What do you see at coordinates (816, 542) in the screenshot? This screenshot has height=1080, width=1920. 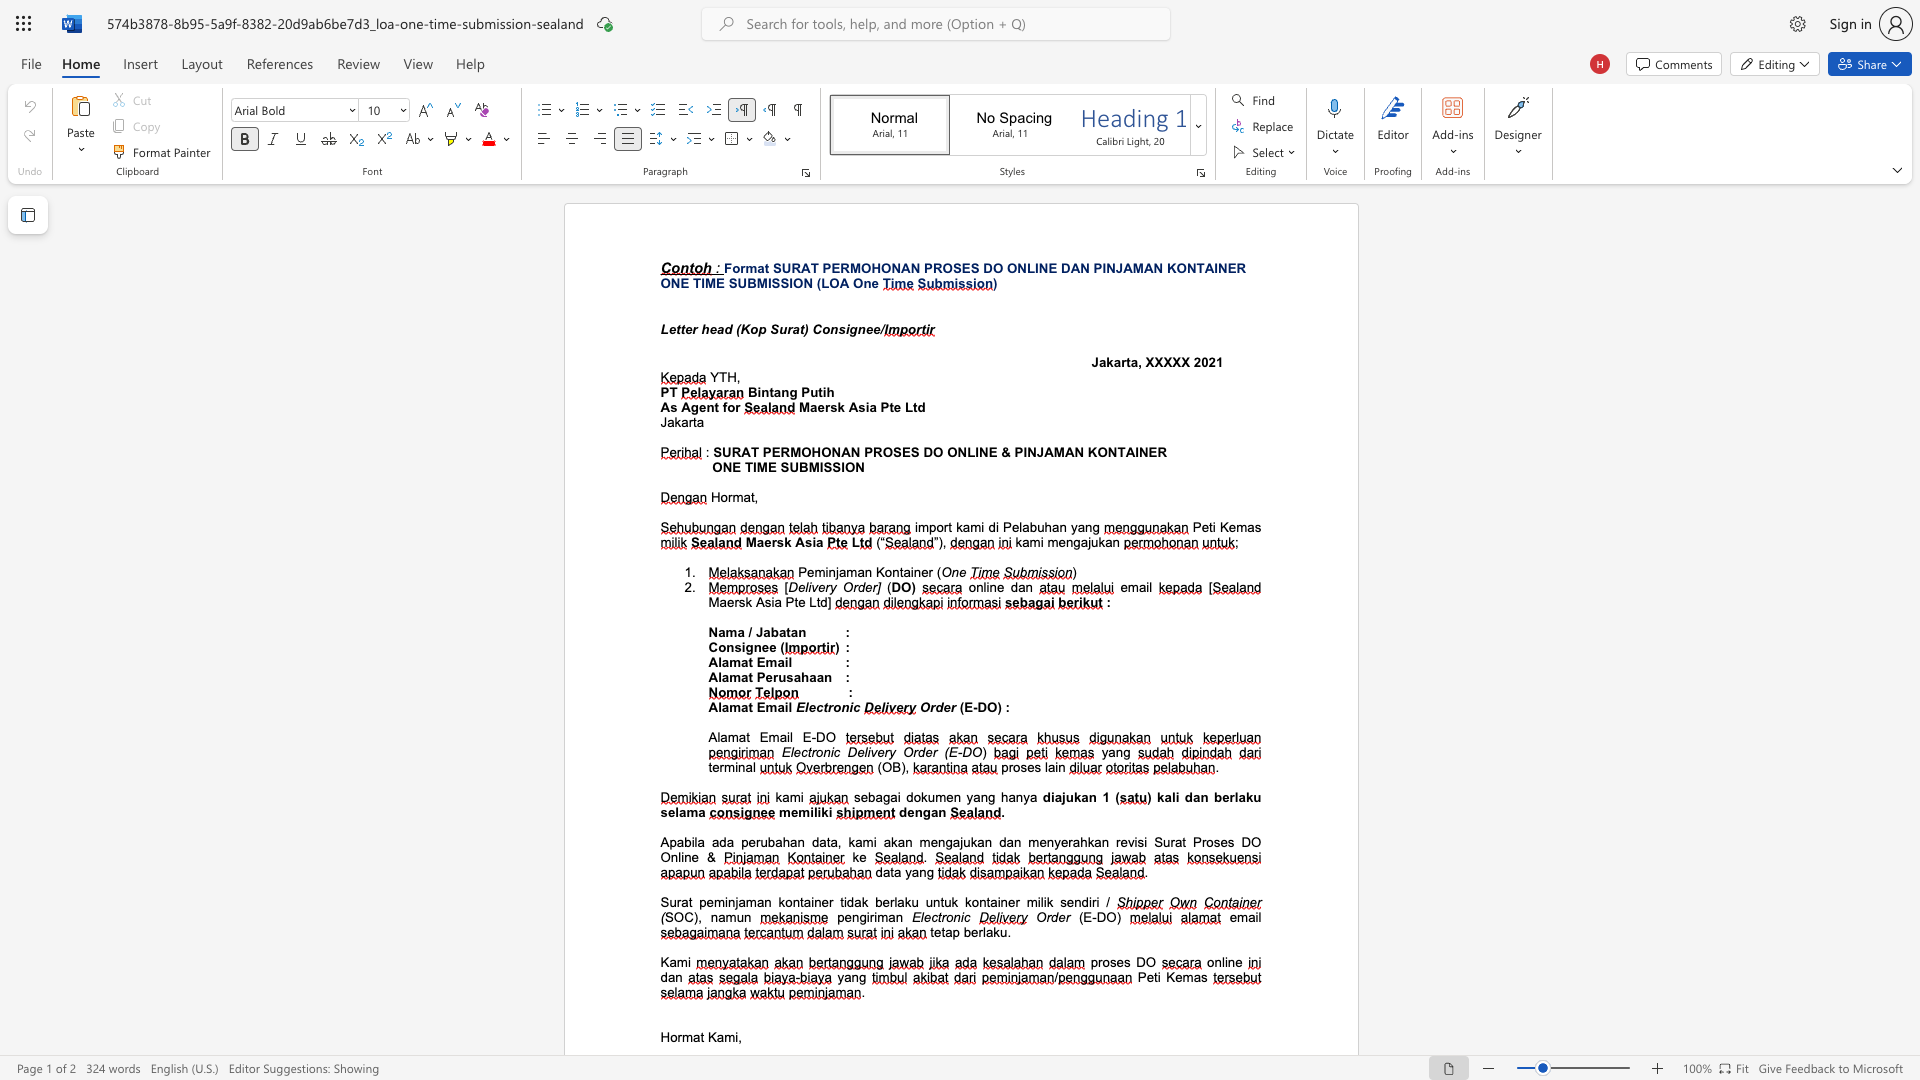 I see `the space between the continuous character "i" and "a" in the text` at bounding box center [816, 542].